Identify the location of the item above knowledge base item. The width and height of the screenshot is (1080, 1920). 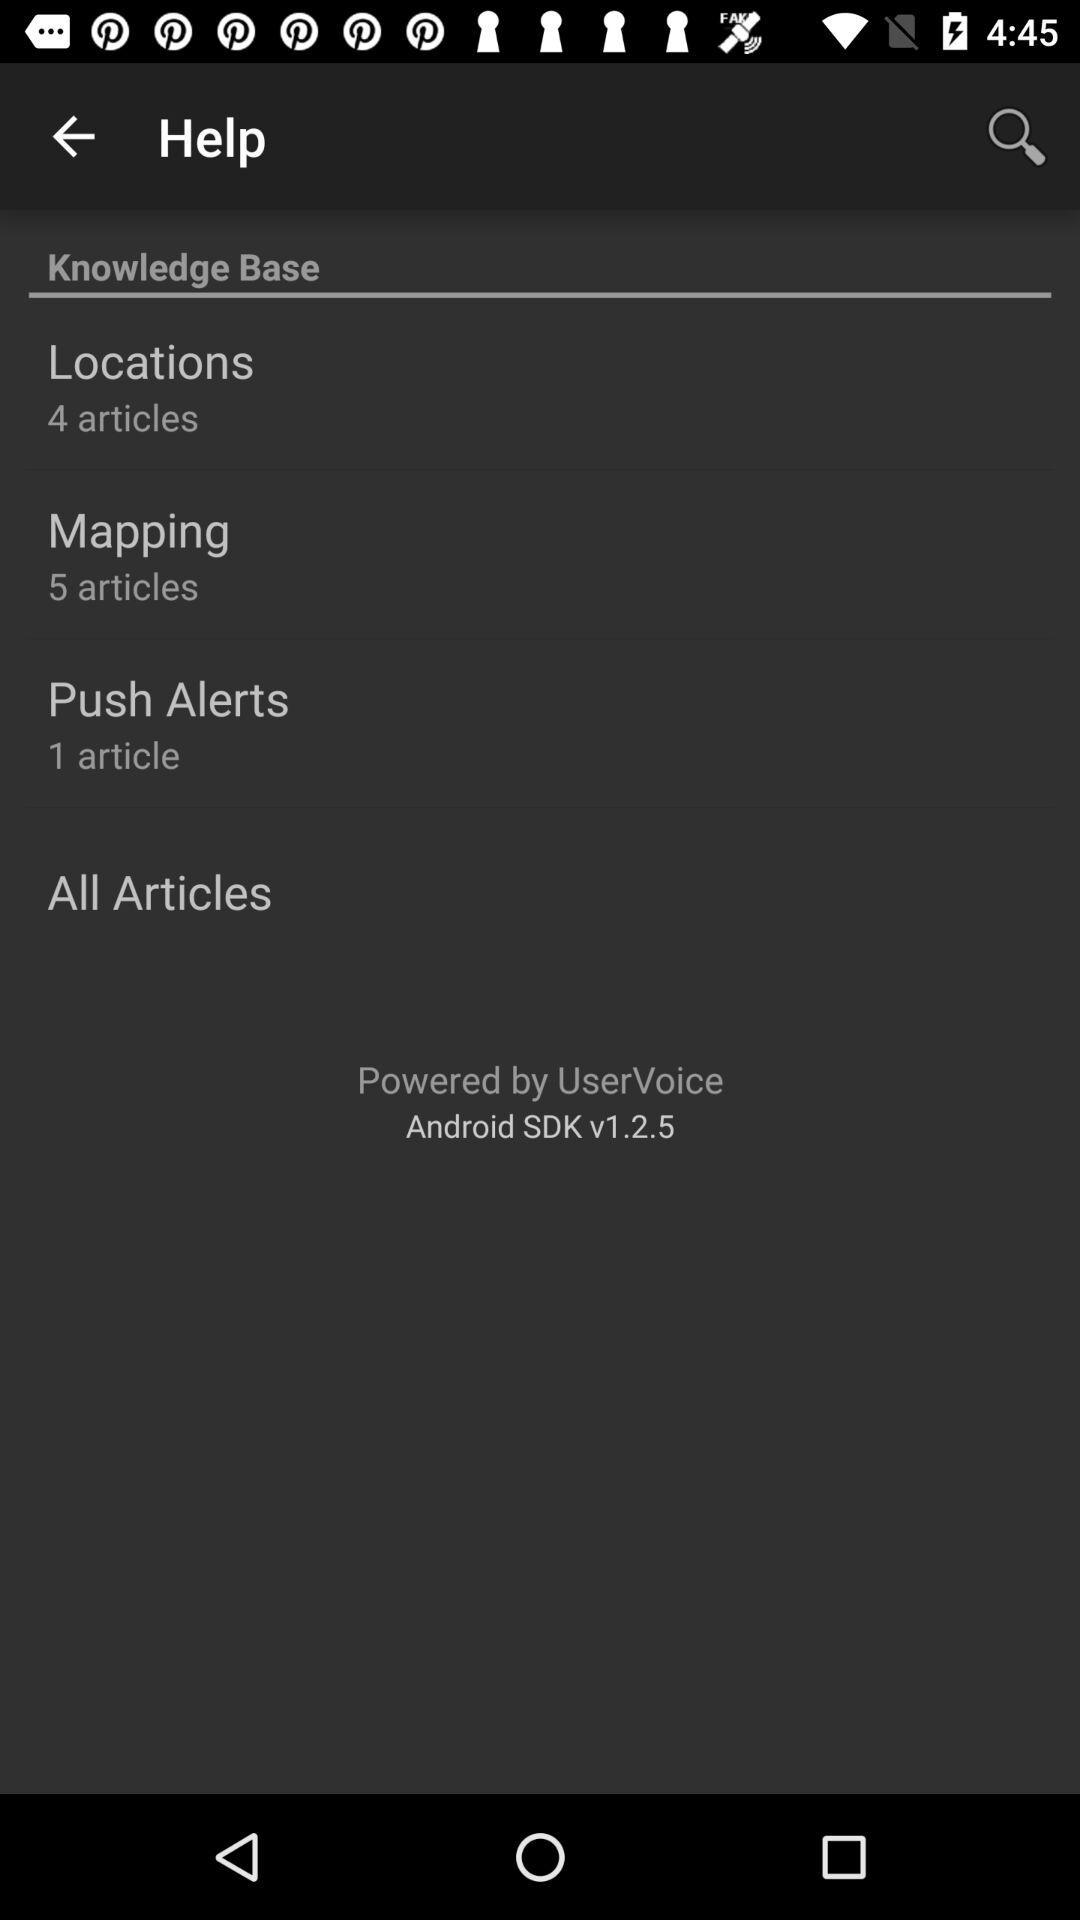
(72, 135).